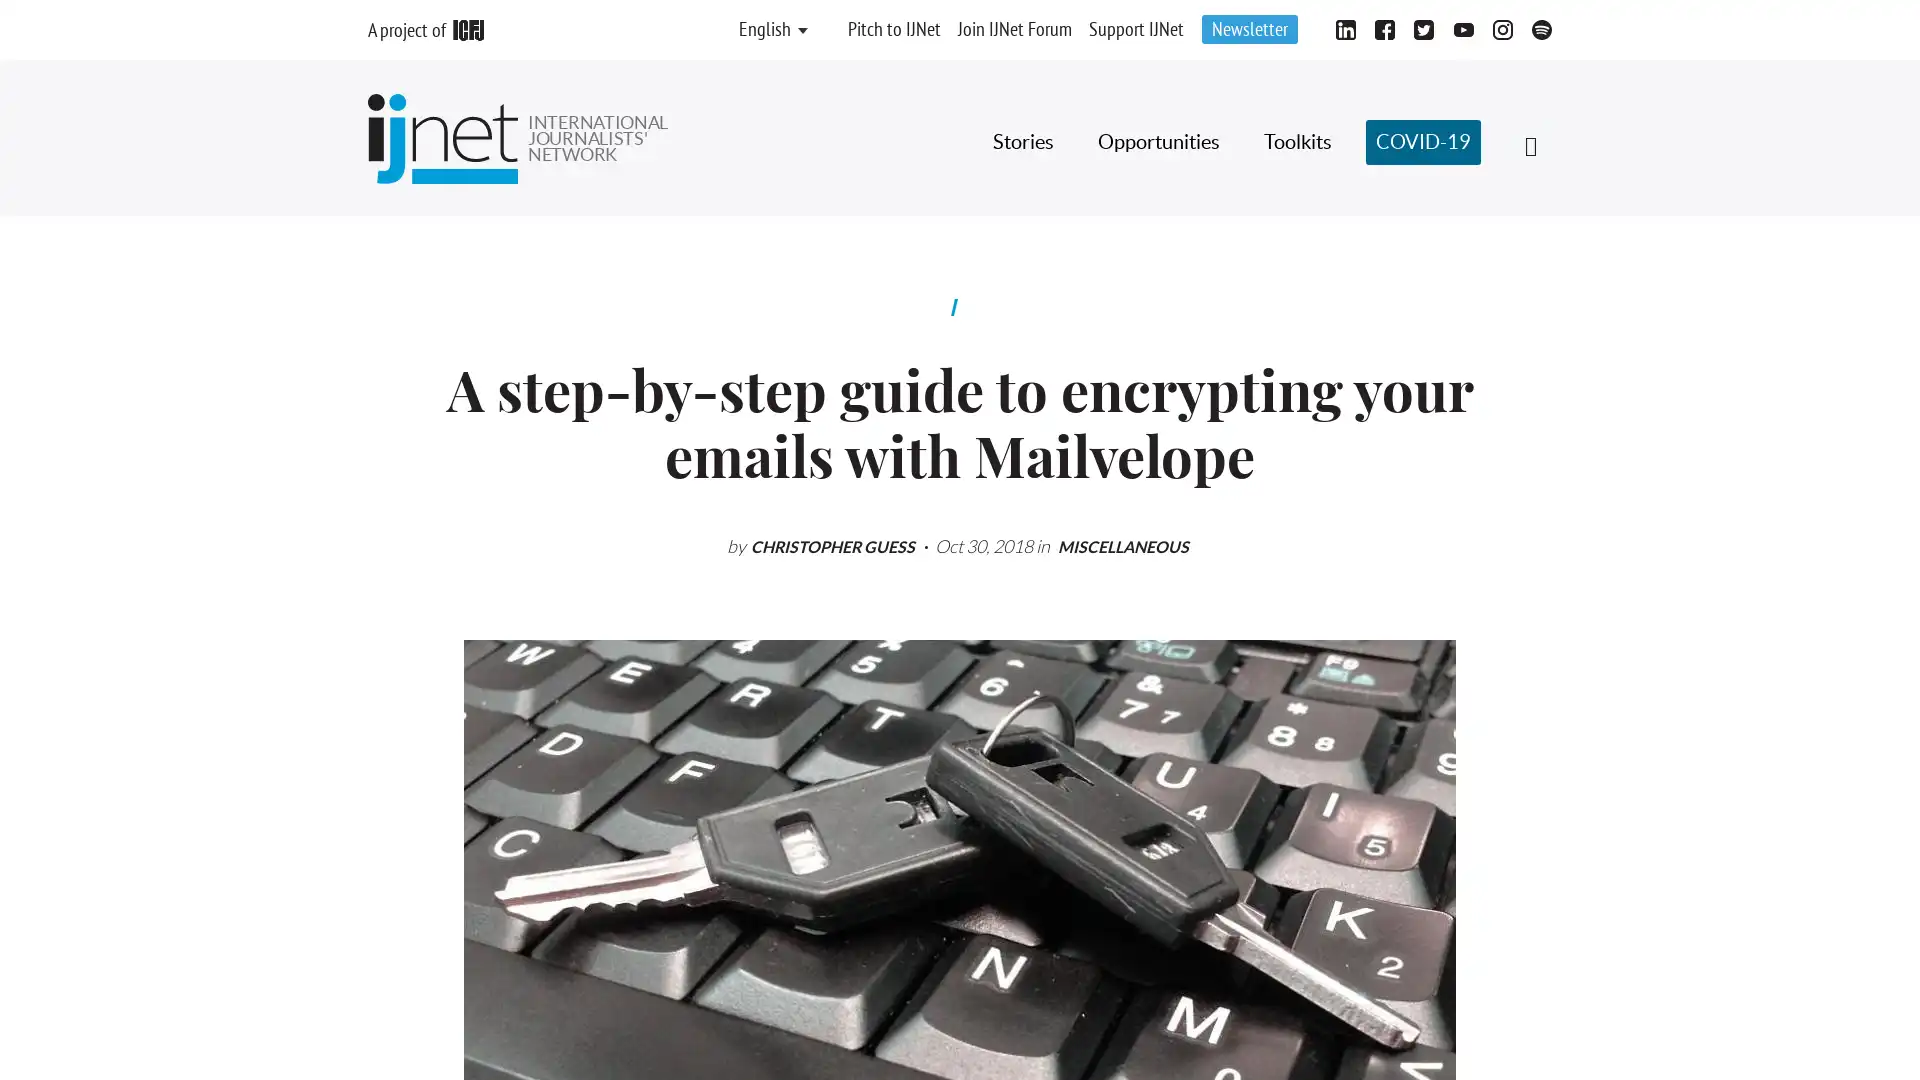 The height and width of the screenshot is (1080, 1920). What do you see at coordinates (763, 30) in the screenshot?
I see `English` at bounding box center [763, 30].